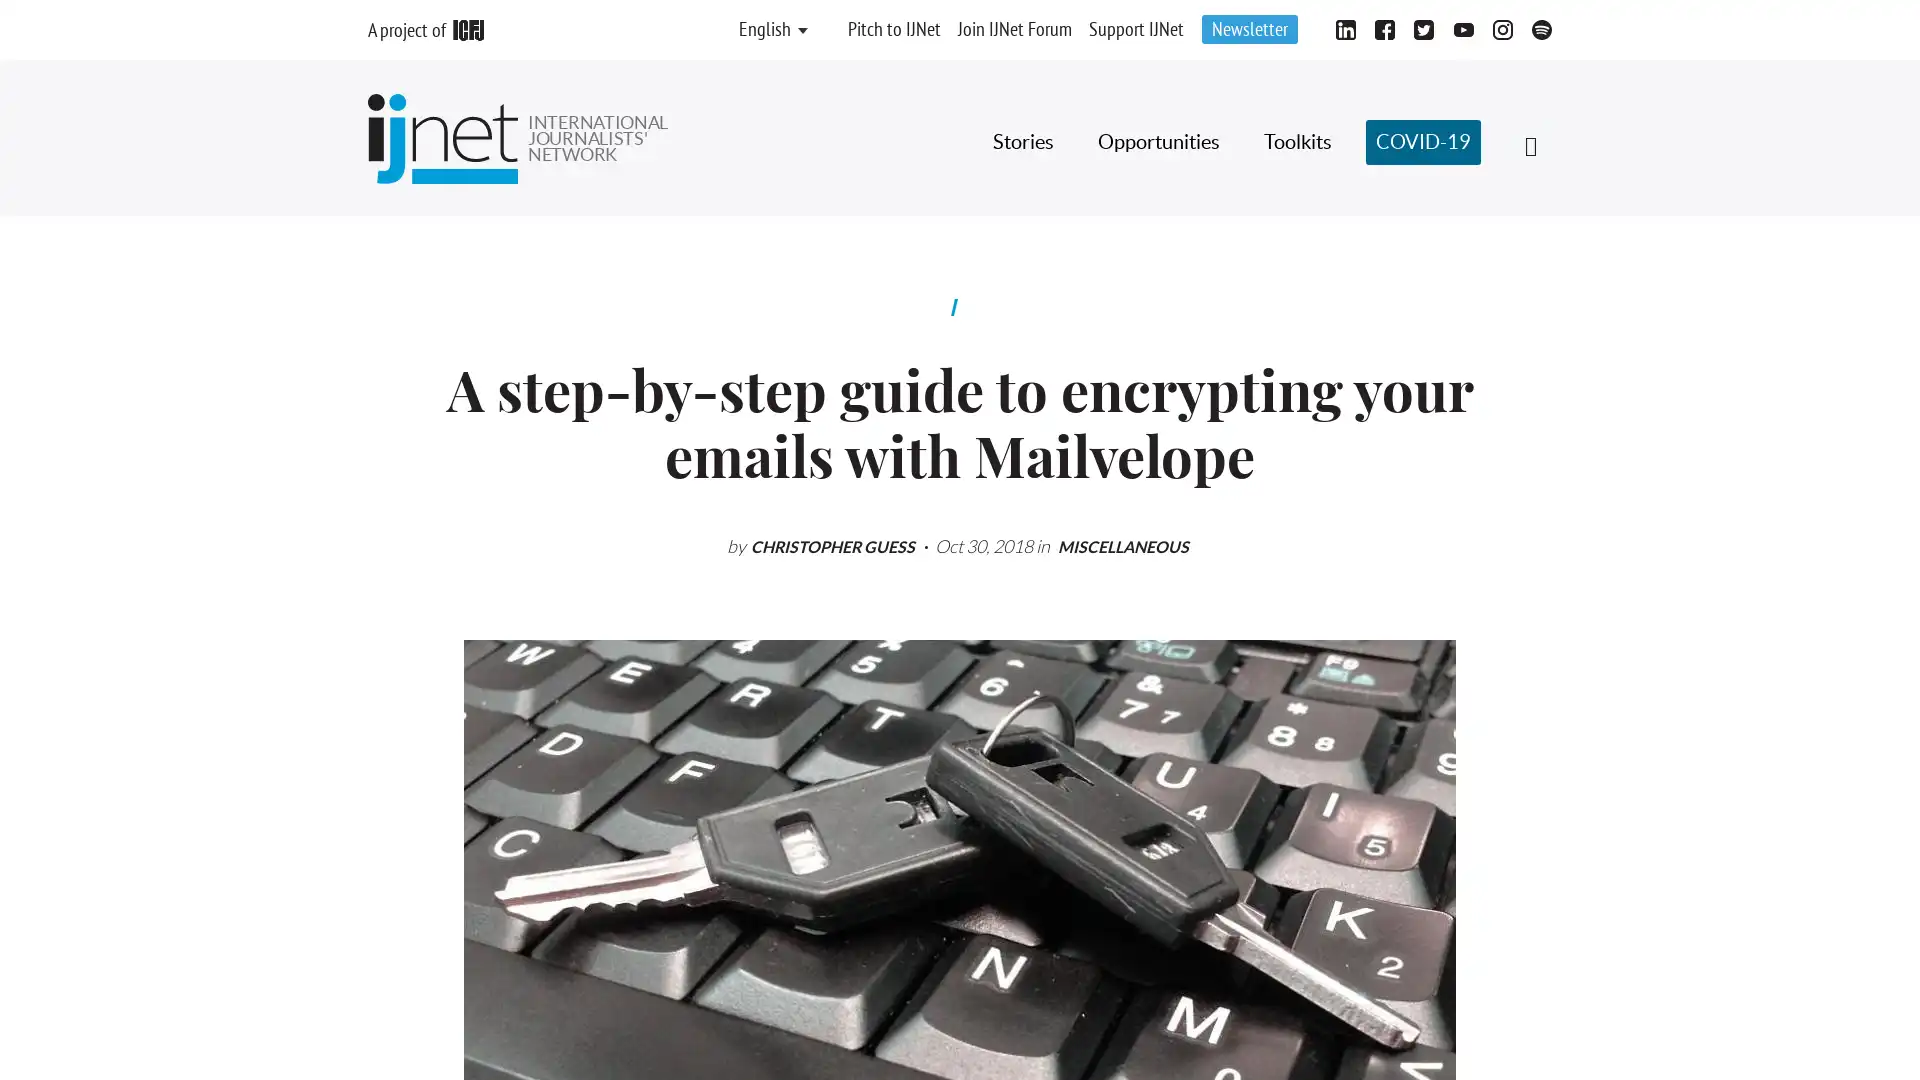 The height and width of the screenshot is (1080, 1920). What do you see at coordinates (763, 30) in the screenshot?
I see `English` at bounding box center [763, 30].